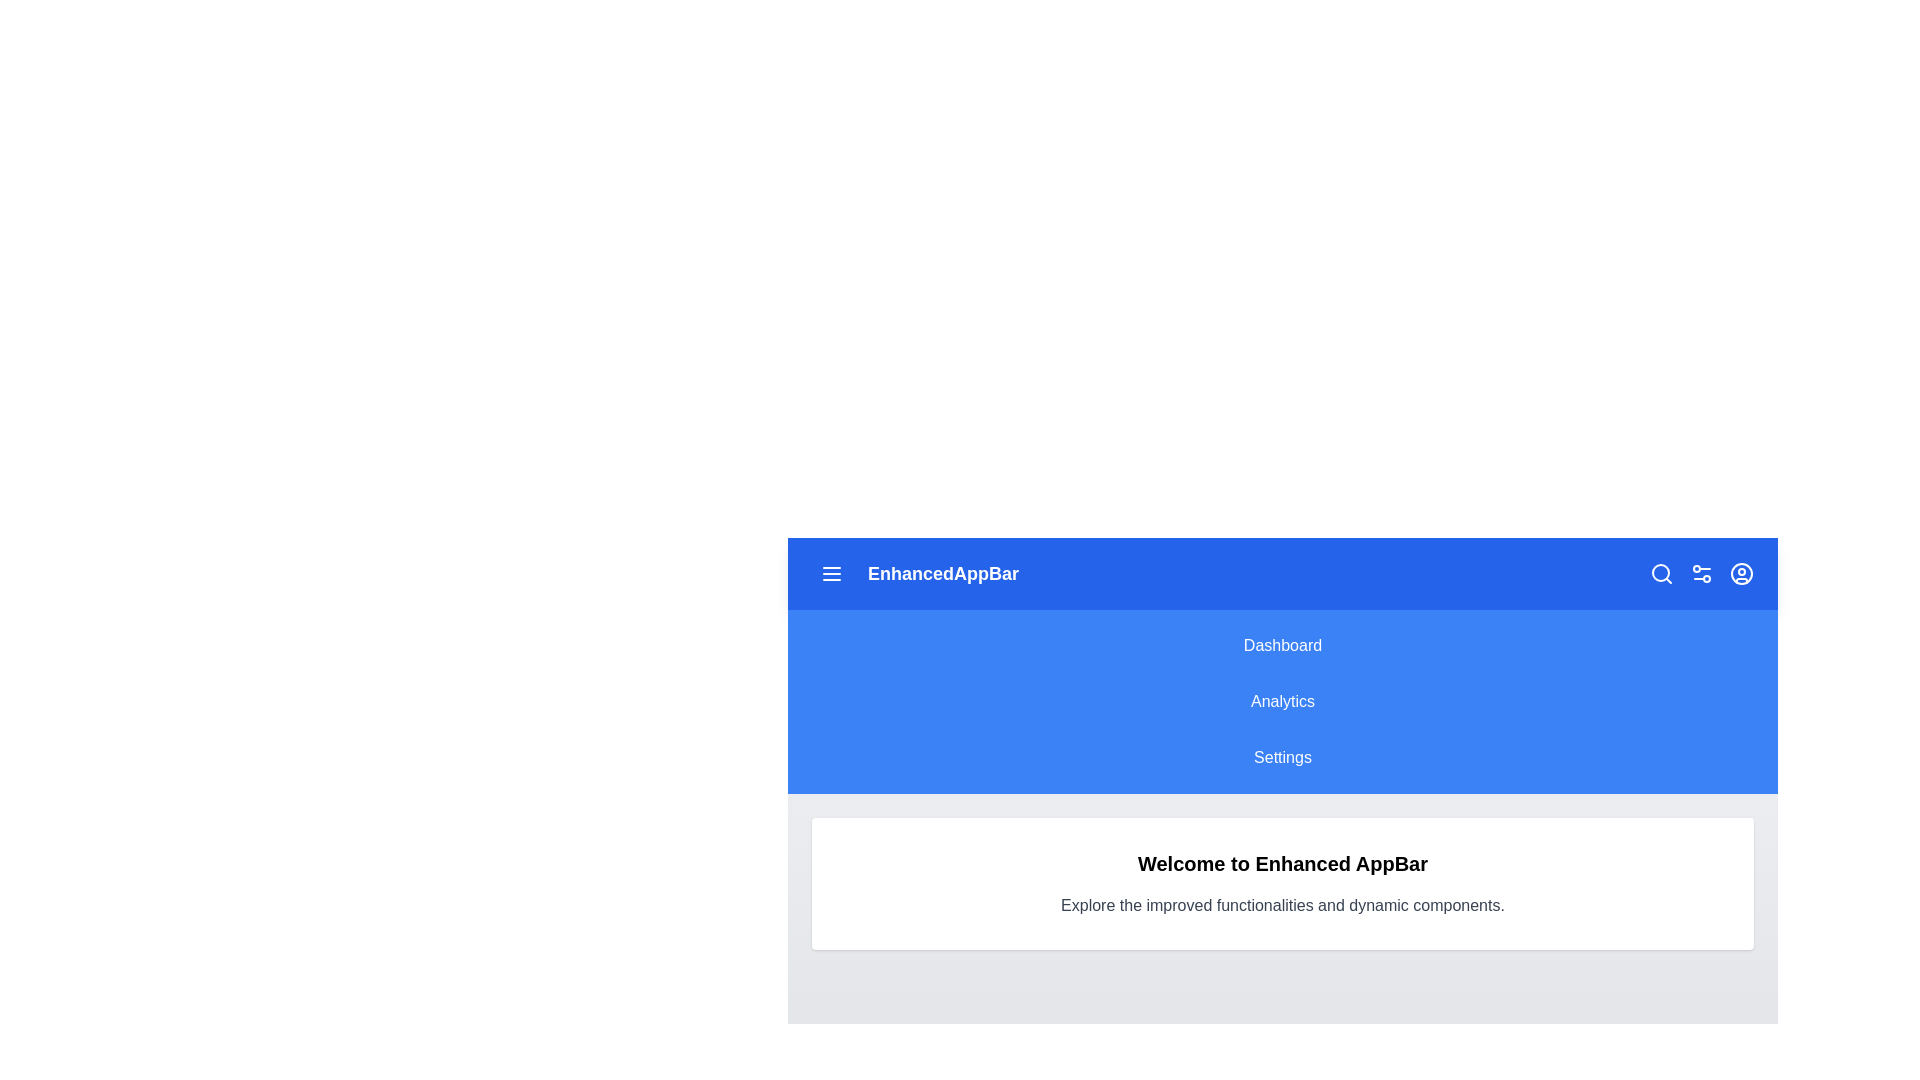 This screenshot has width=1920, height=1080. What do you see at coordinates (1661, 574) in the screenshot?
I see `the search icon in the EnhancedAppBar header` at bounding box center [1661, 574].